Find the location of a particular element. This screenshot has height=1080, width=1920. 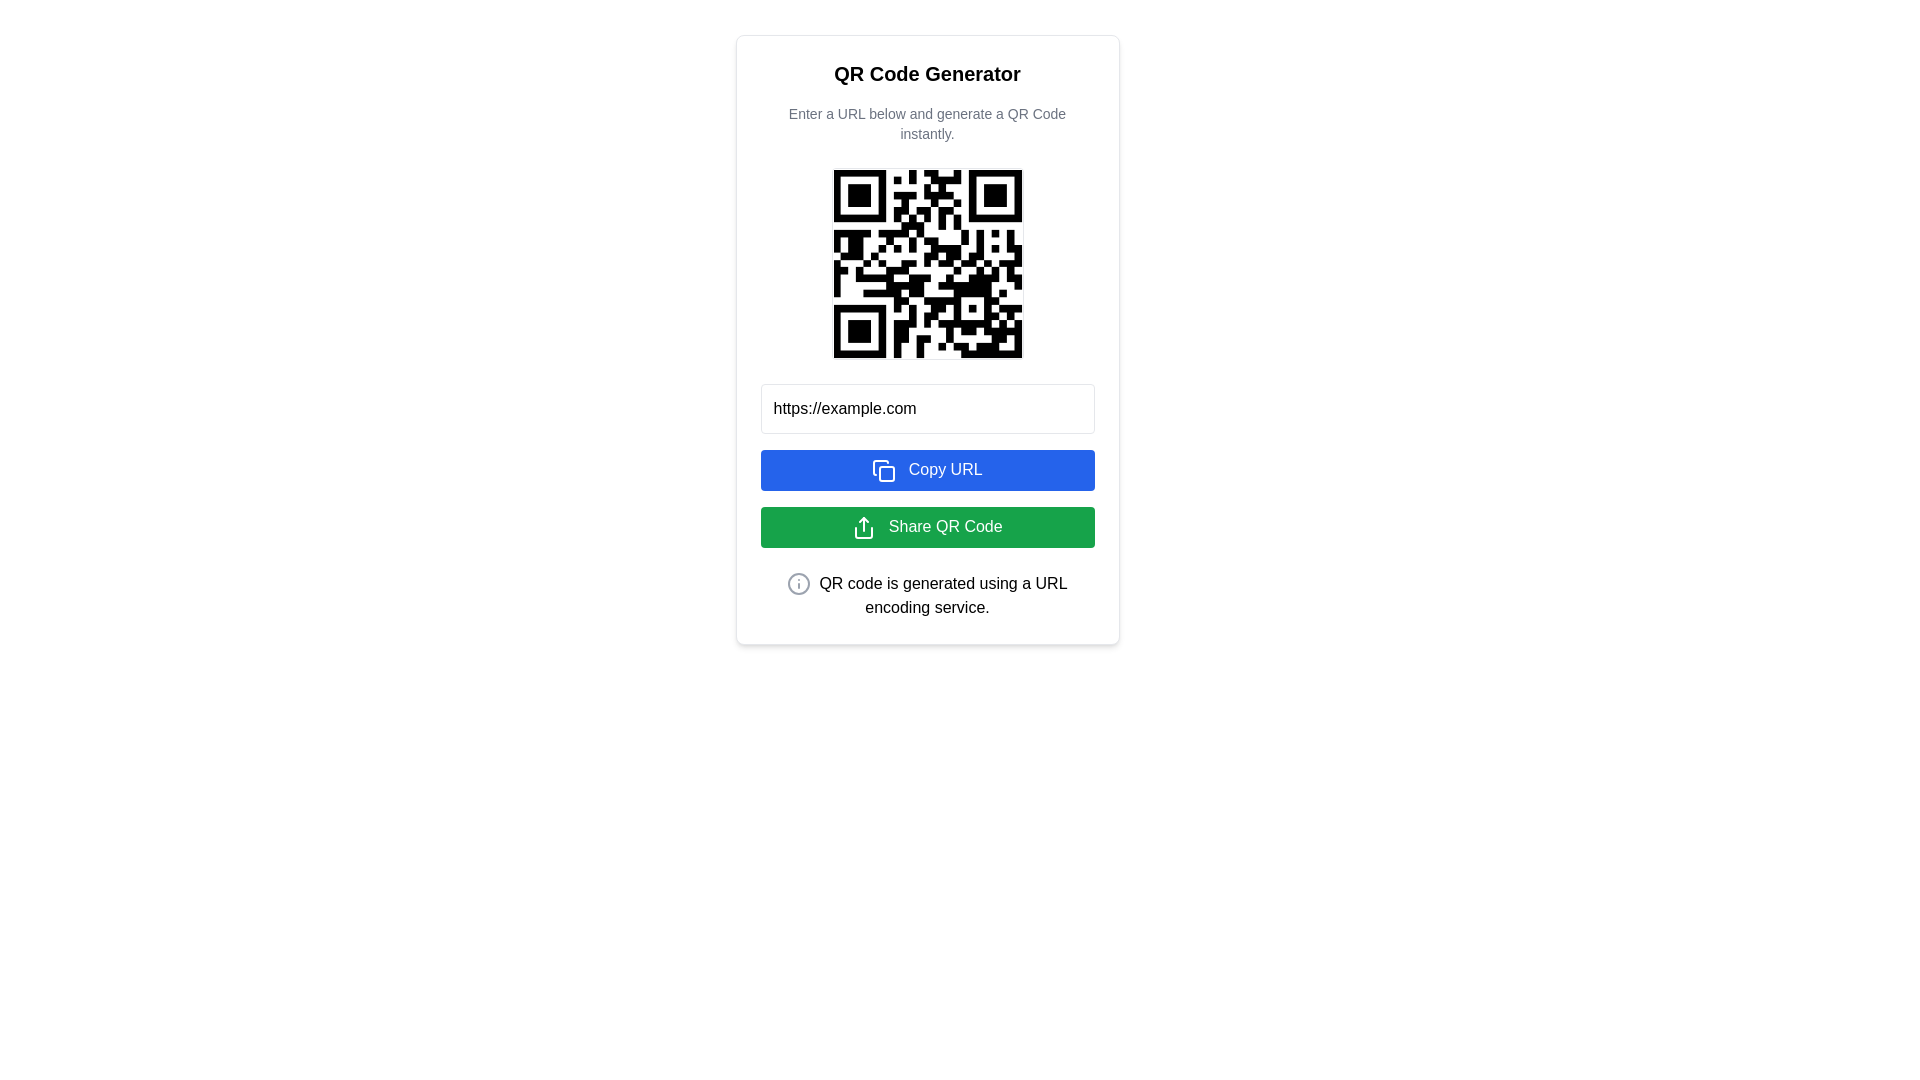

the green button labeled 'Share QR Code' is located at coordinates (926, 526).